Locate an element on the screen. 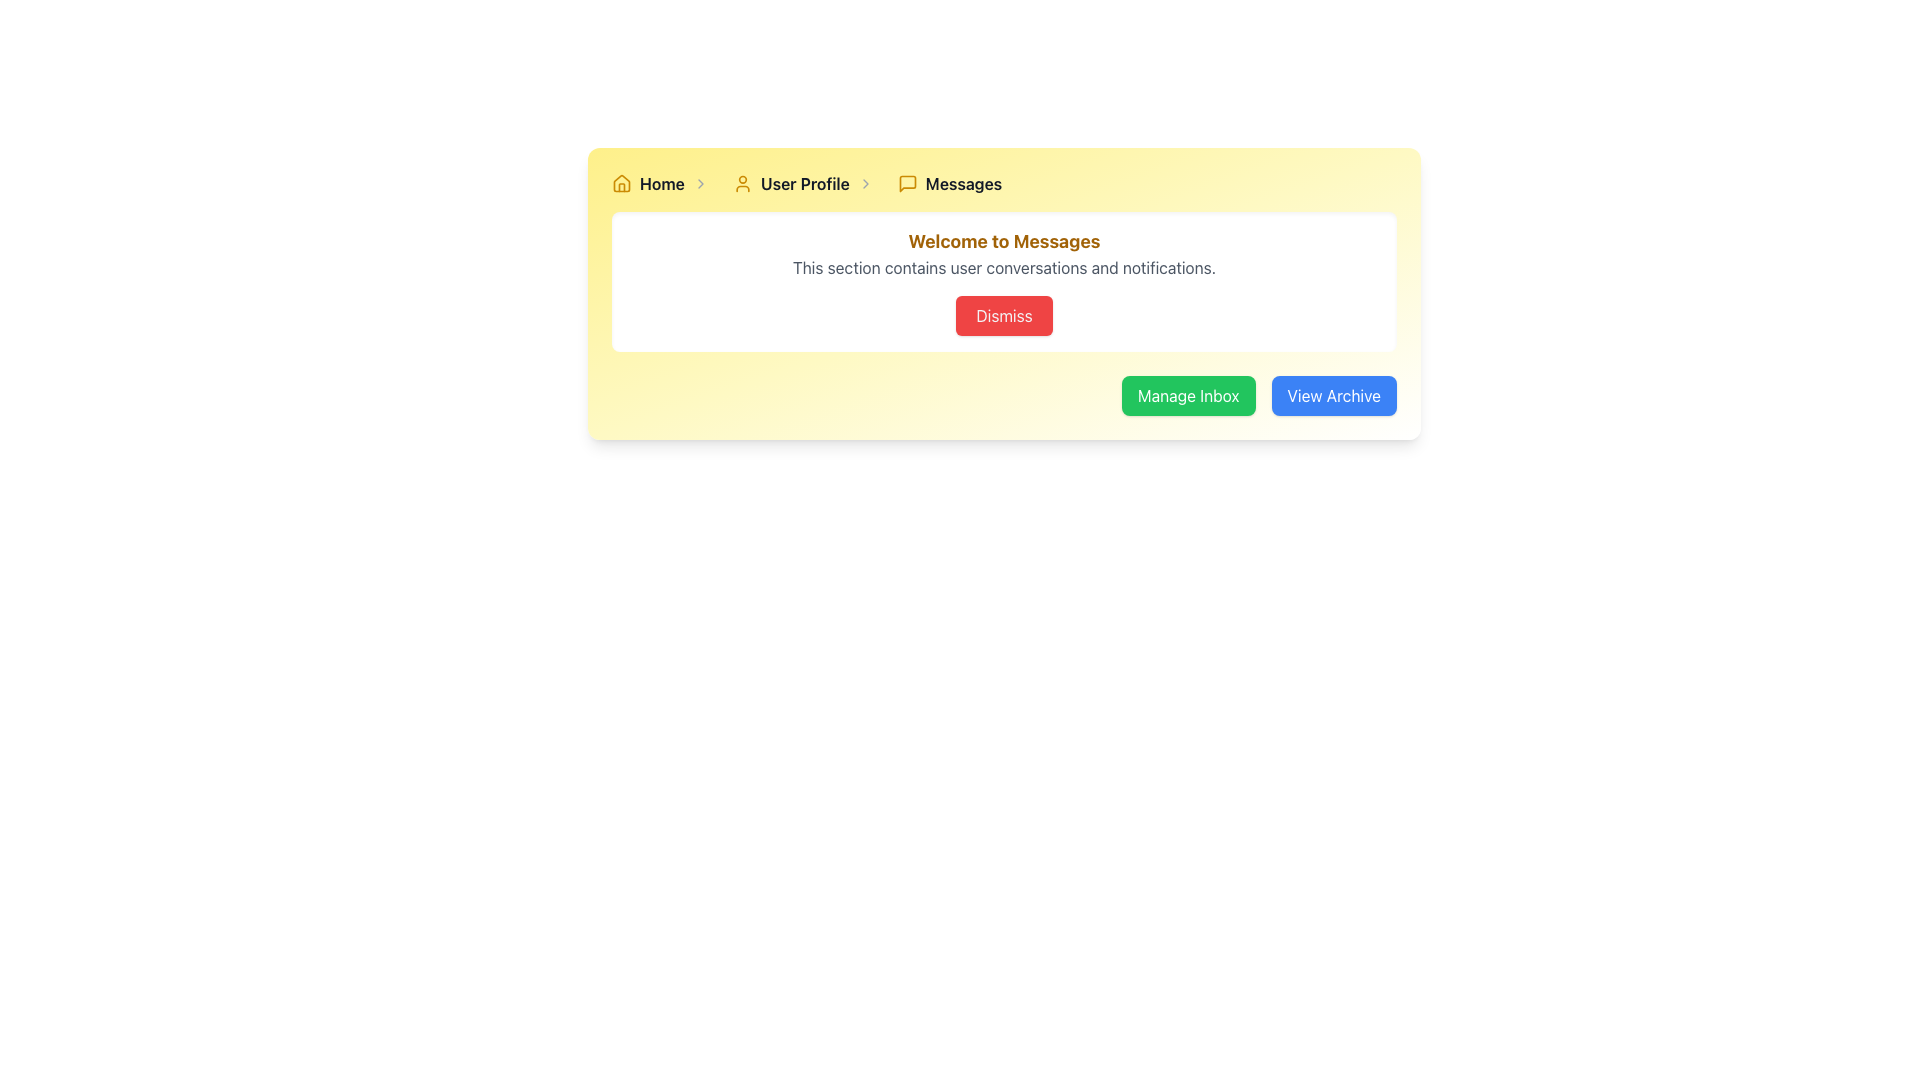 Image resolution: width=1920 pixels, height=1080 pixels. the dismiss button located in the lower section of the white card panel, which is the third interactive element under the title 'Welcome to Messages' is located at coordinates (1004, 315).